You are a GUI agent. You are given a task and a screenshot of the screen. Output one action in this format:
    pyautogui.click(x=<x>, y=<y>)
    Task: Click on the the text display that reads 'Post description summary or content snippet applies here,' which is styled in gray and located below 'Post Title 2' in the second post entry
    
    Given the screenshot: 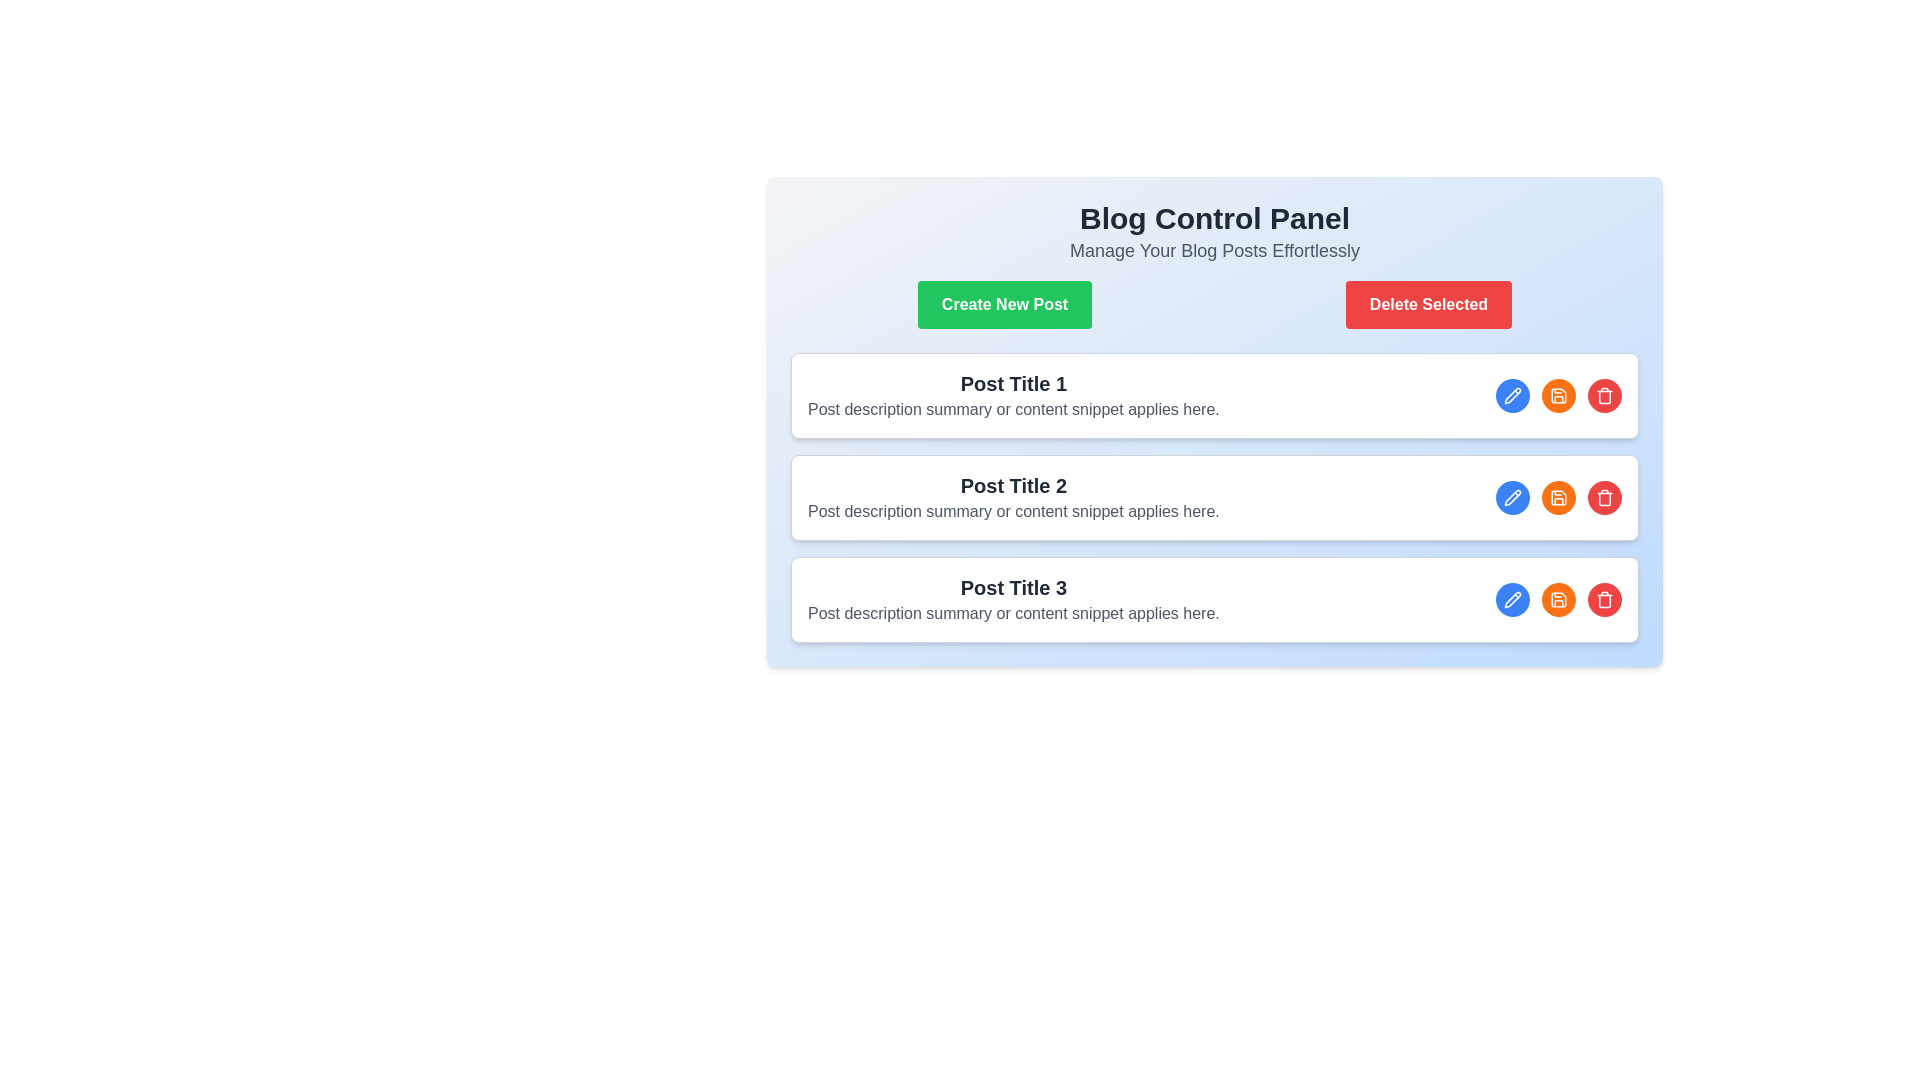 What is the action you would take?
    pyautogui.click(x=1013, y=511)
    